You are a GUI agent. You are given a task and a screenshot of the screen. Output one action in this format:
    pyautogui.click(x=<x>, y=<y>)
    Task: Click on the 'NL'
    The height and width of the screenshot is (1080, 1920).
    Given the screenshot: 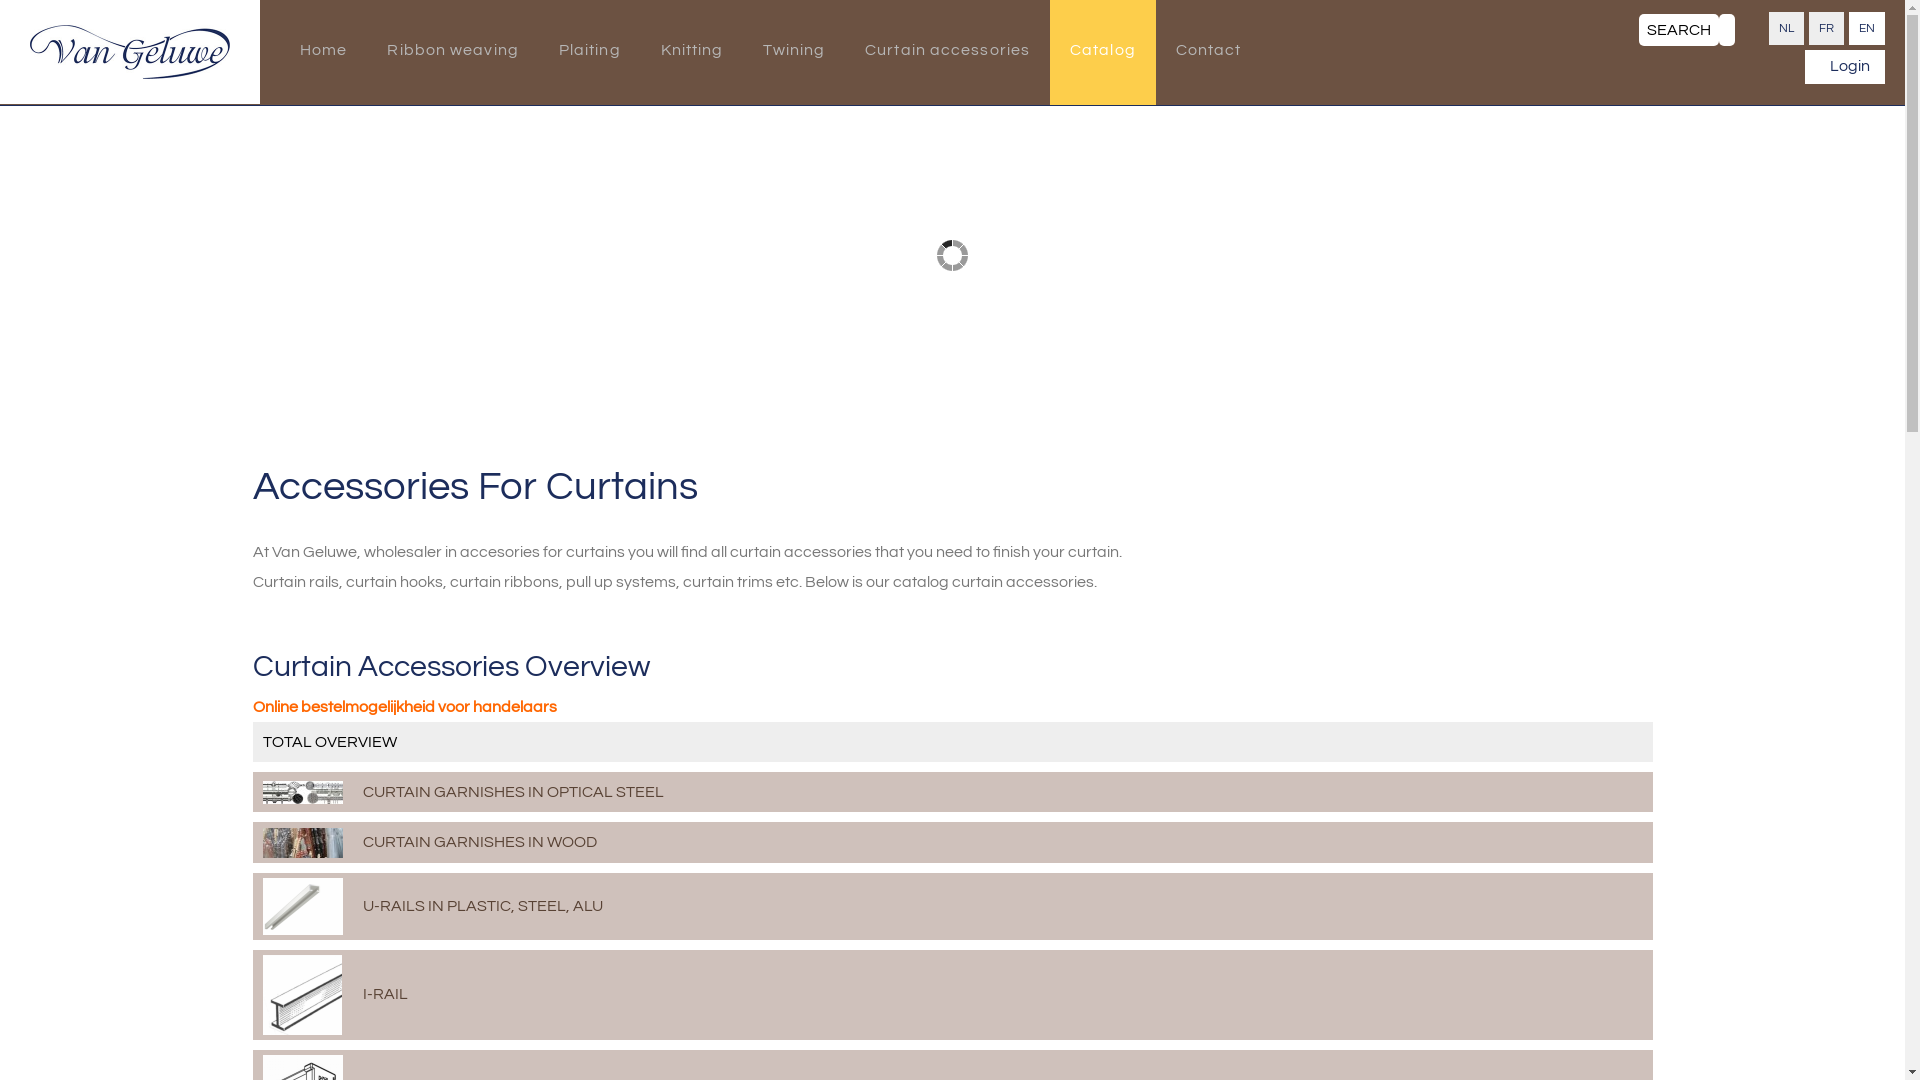 What is the action you would take?
    pyautogui.click(x=1786, y=28)
    